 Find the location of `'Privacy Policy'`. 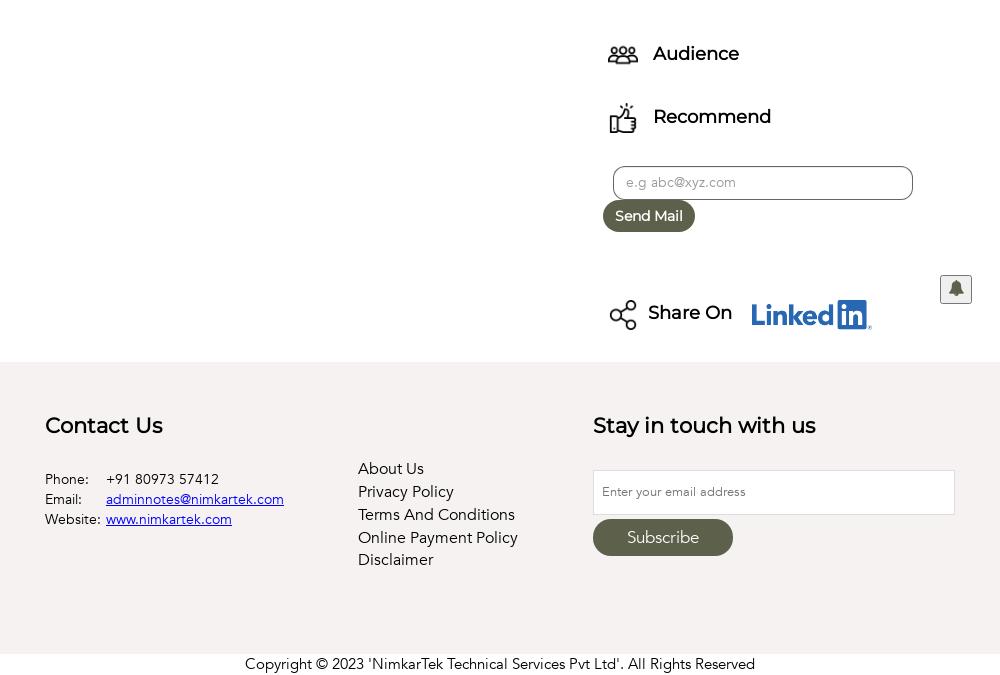

'Privacy Policy' is located at coordinates (357, 489).